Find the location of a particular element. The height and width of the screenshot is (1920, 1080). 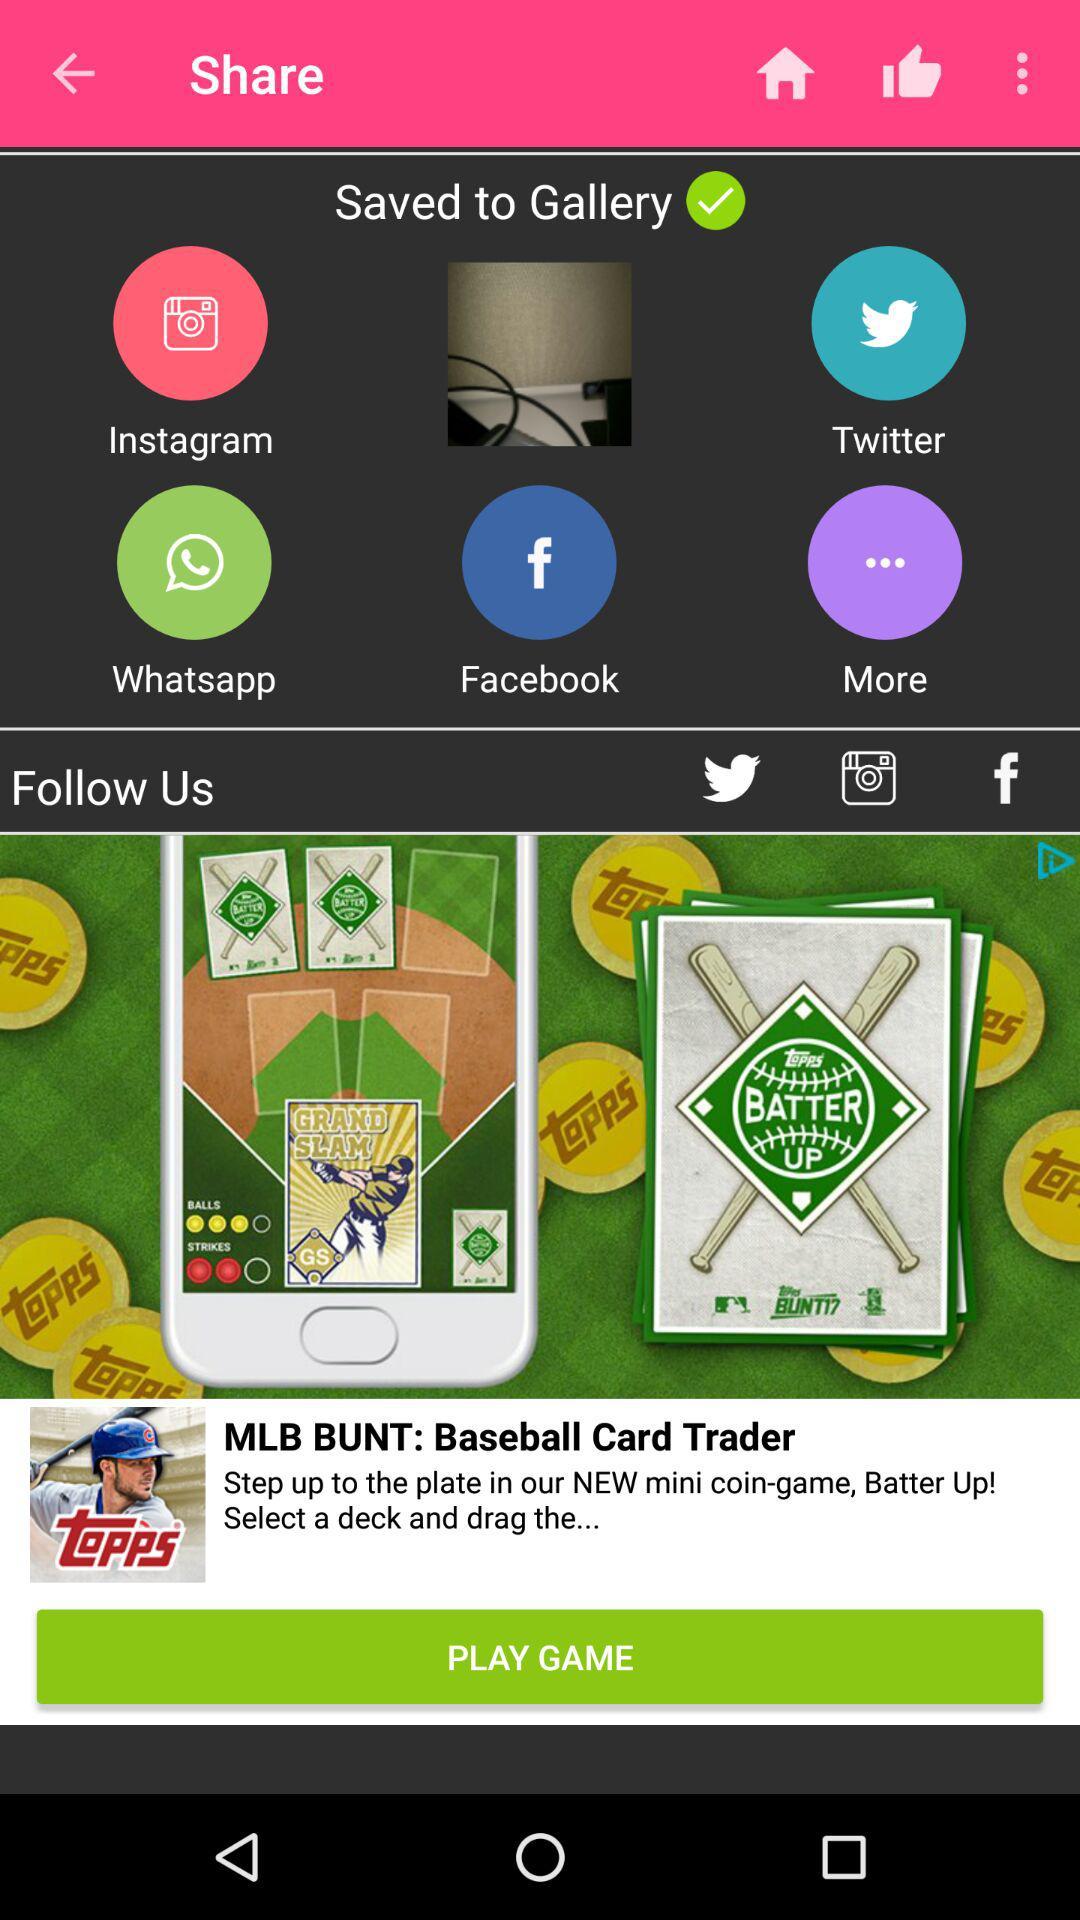

the facebook icon is located at coordinates (538, 561).